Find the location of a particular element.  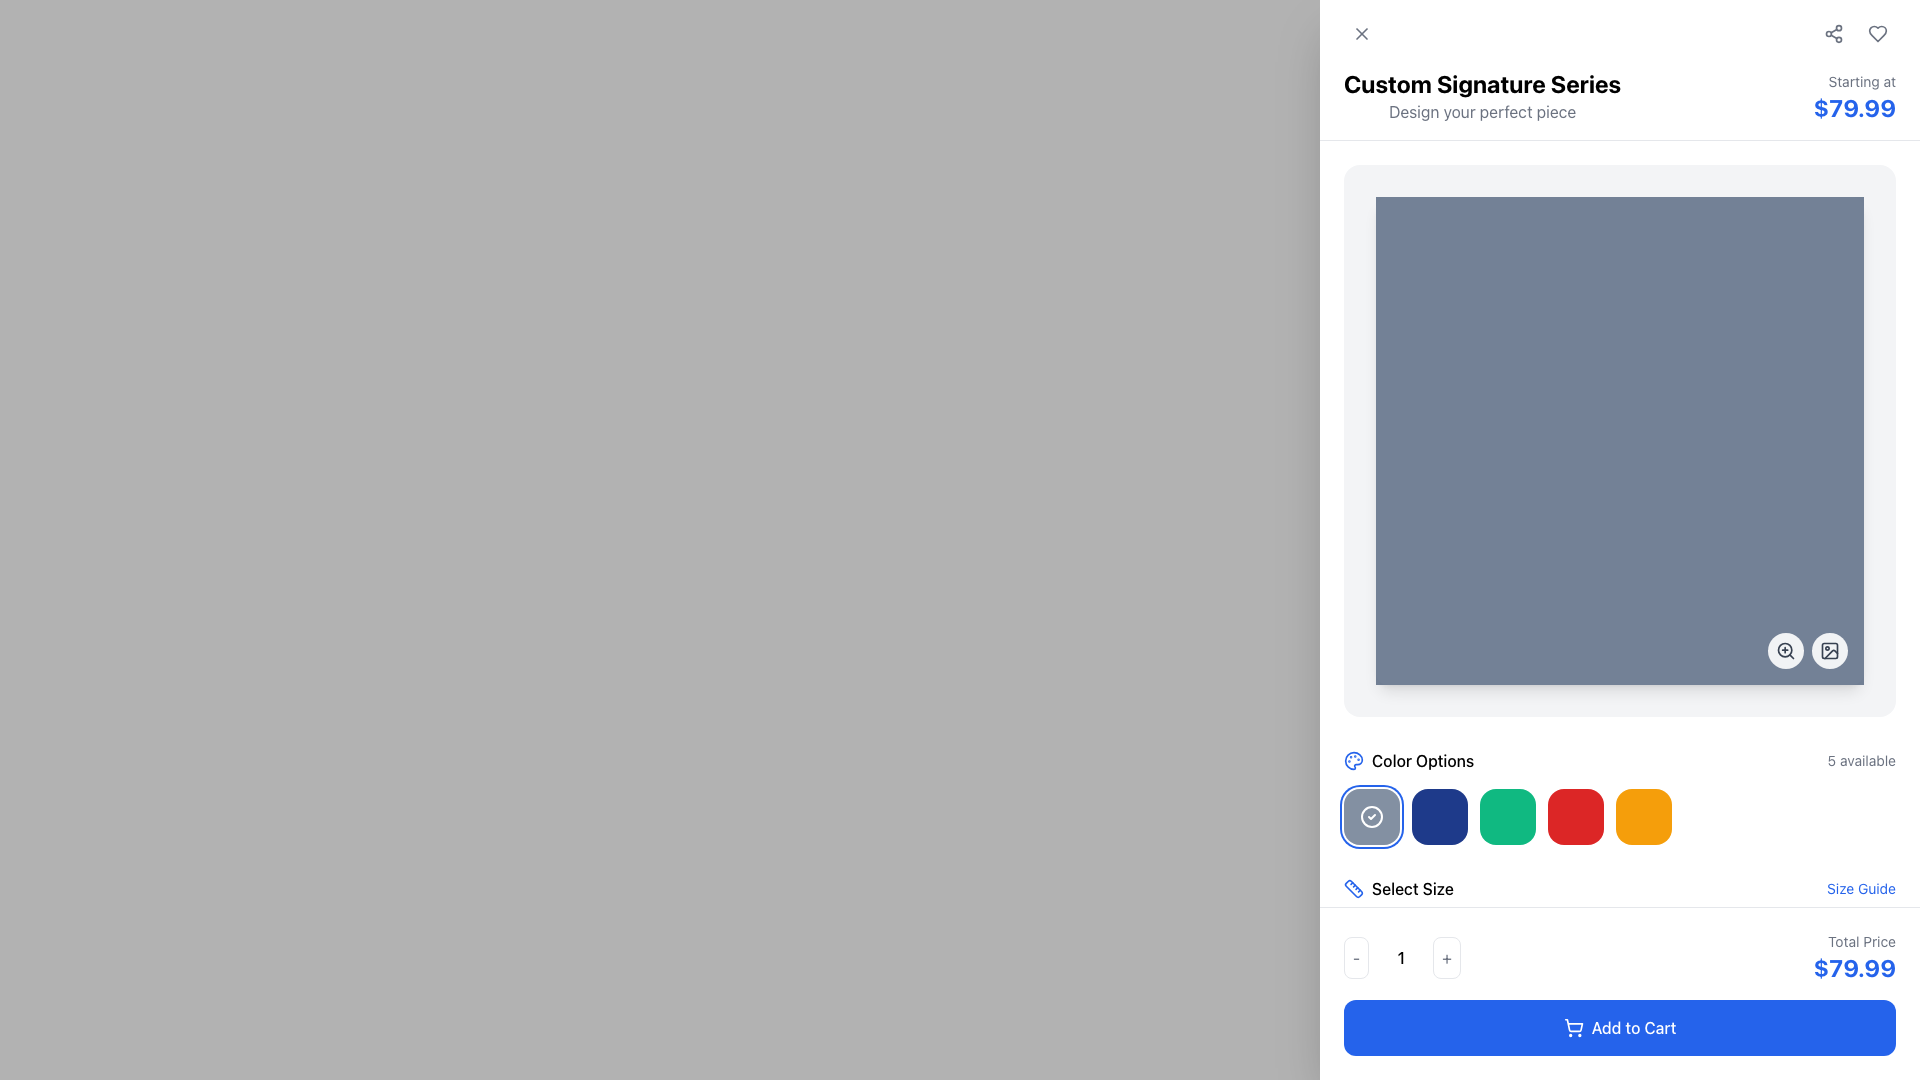

the circular button with a gray 'X' icon is located at coordinates (1361, 34).